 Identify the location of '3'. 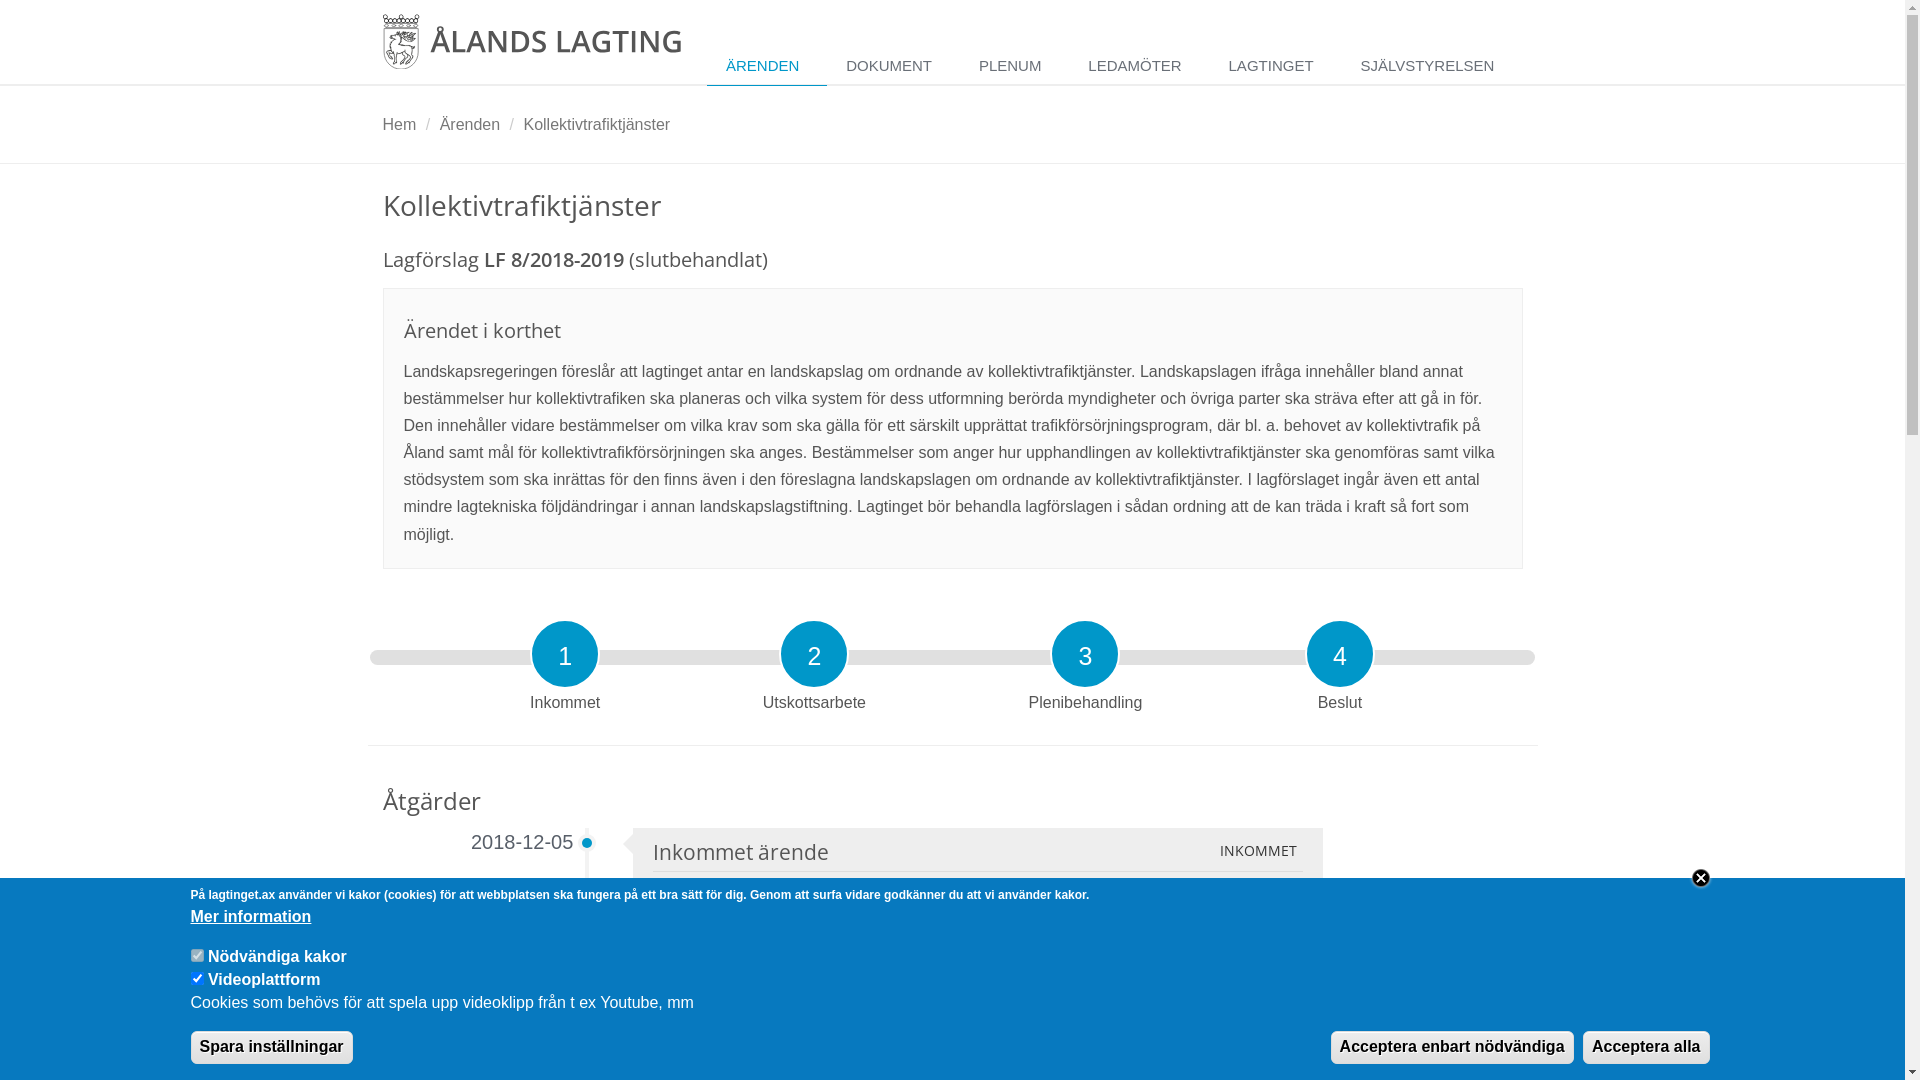
(1083, 654).